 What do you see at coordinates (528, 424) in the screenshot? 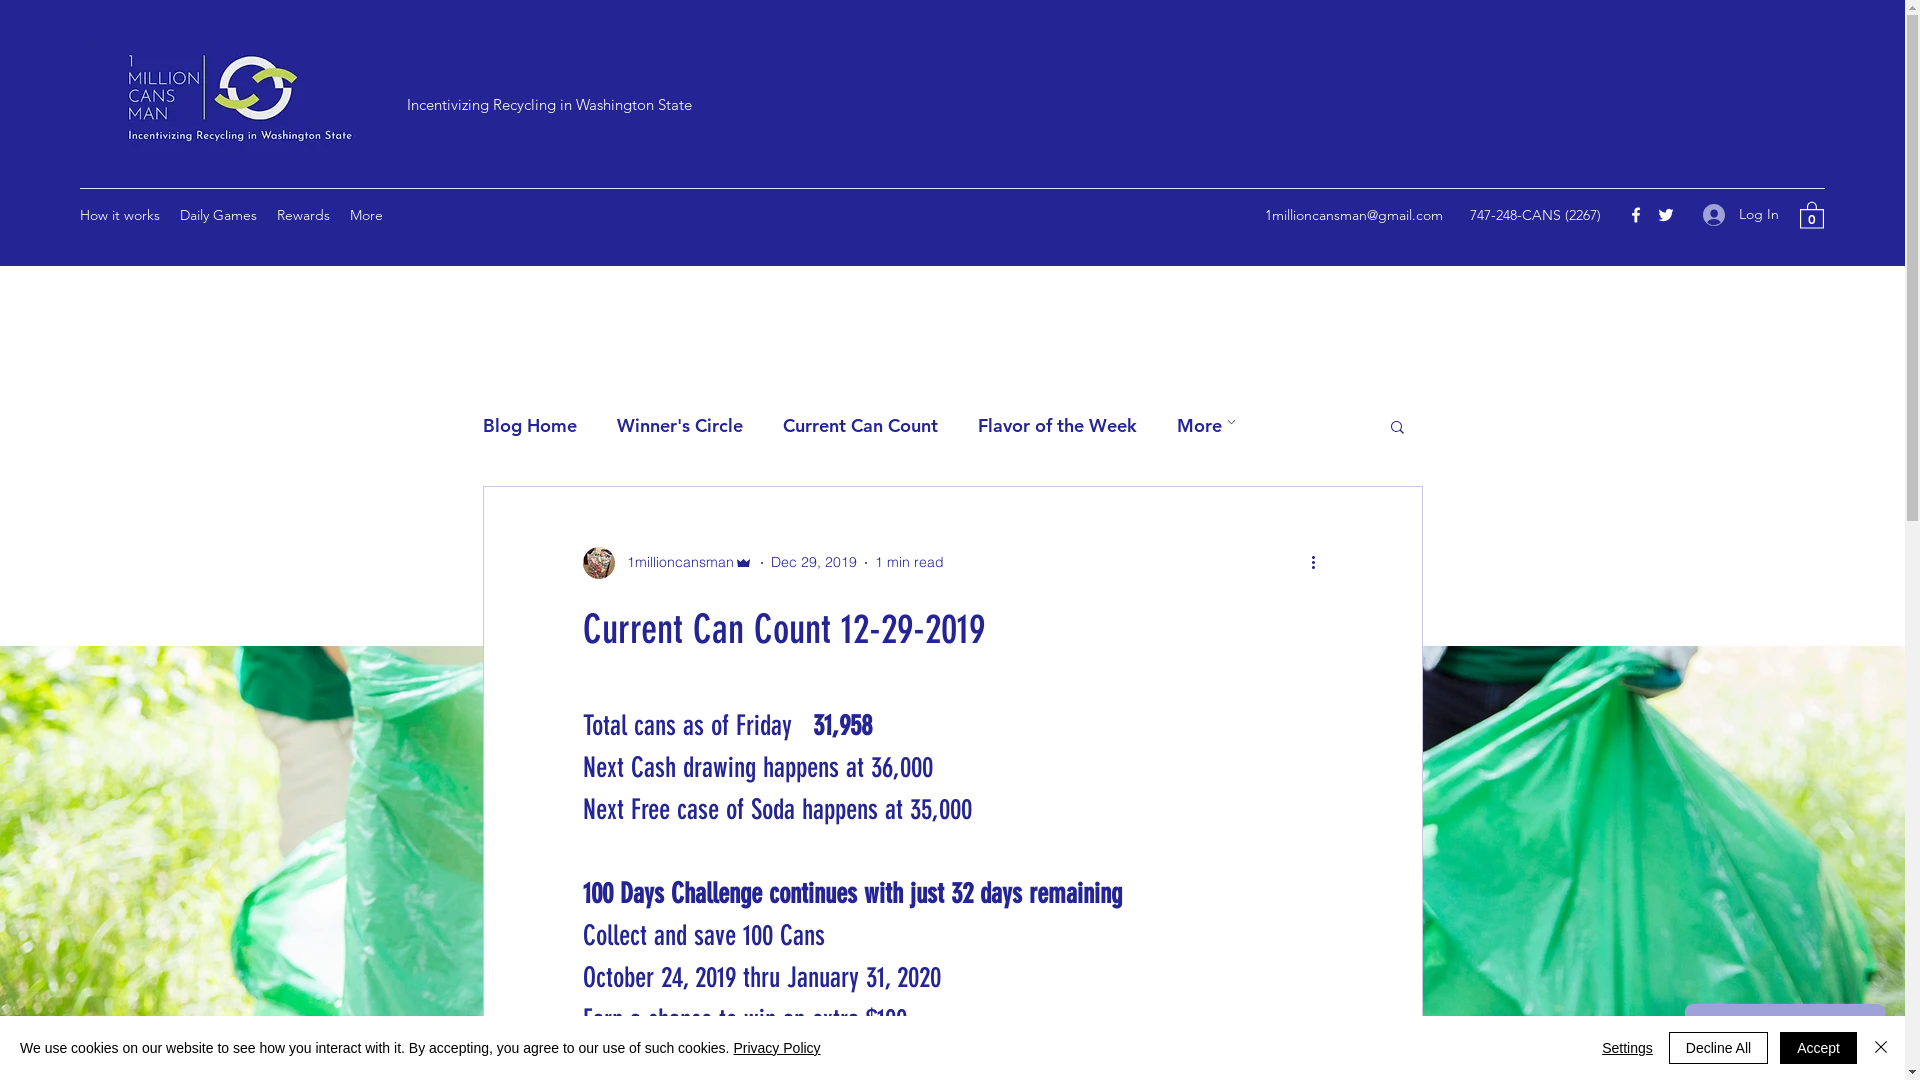
I see `'Blog Home'` at bounding box center [528, 424].